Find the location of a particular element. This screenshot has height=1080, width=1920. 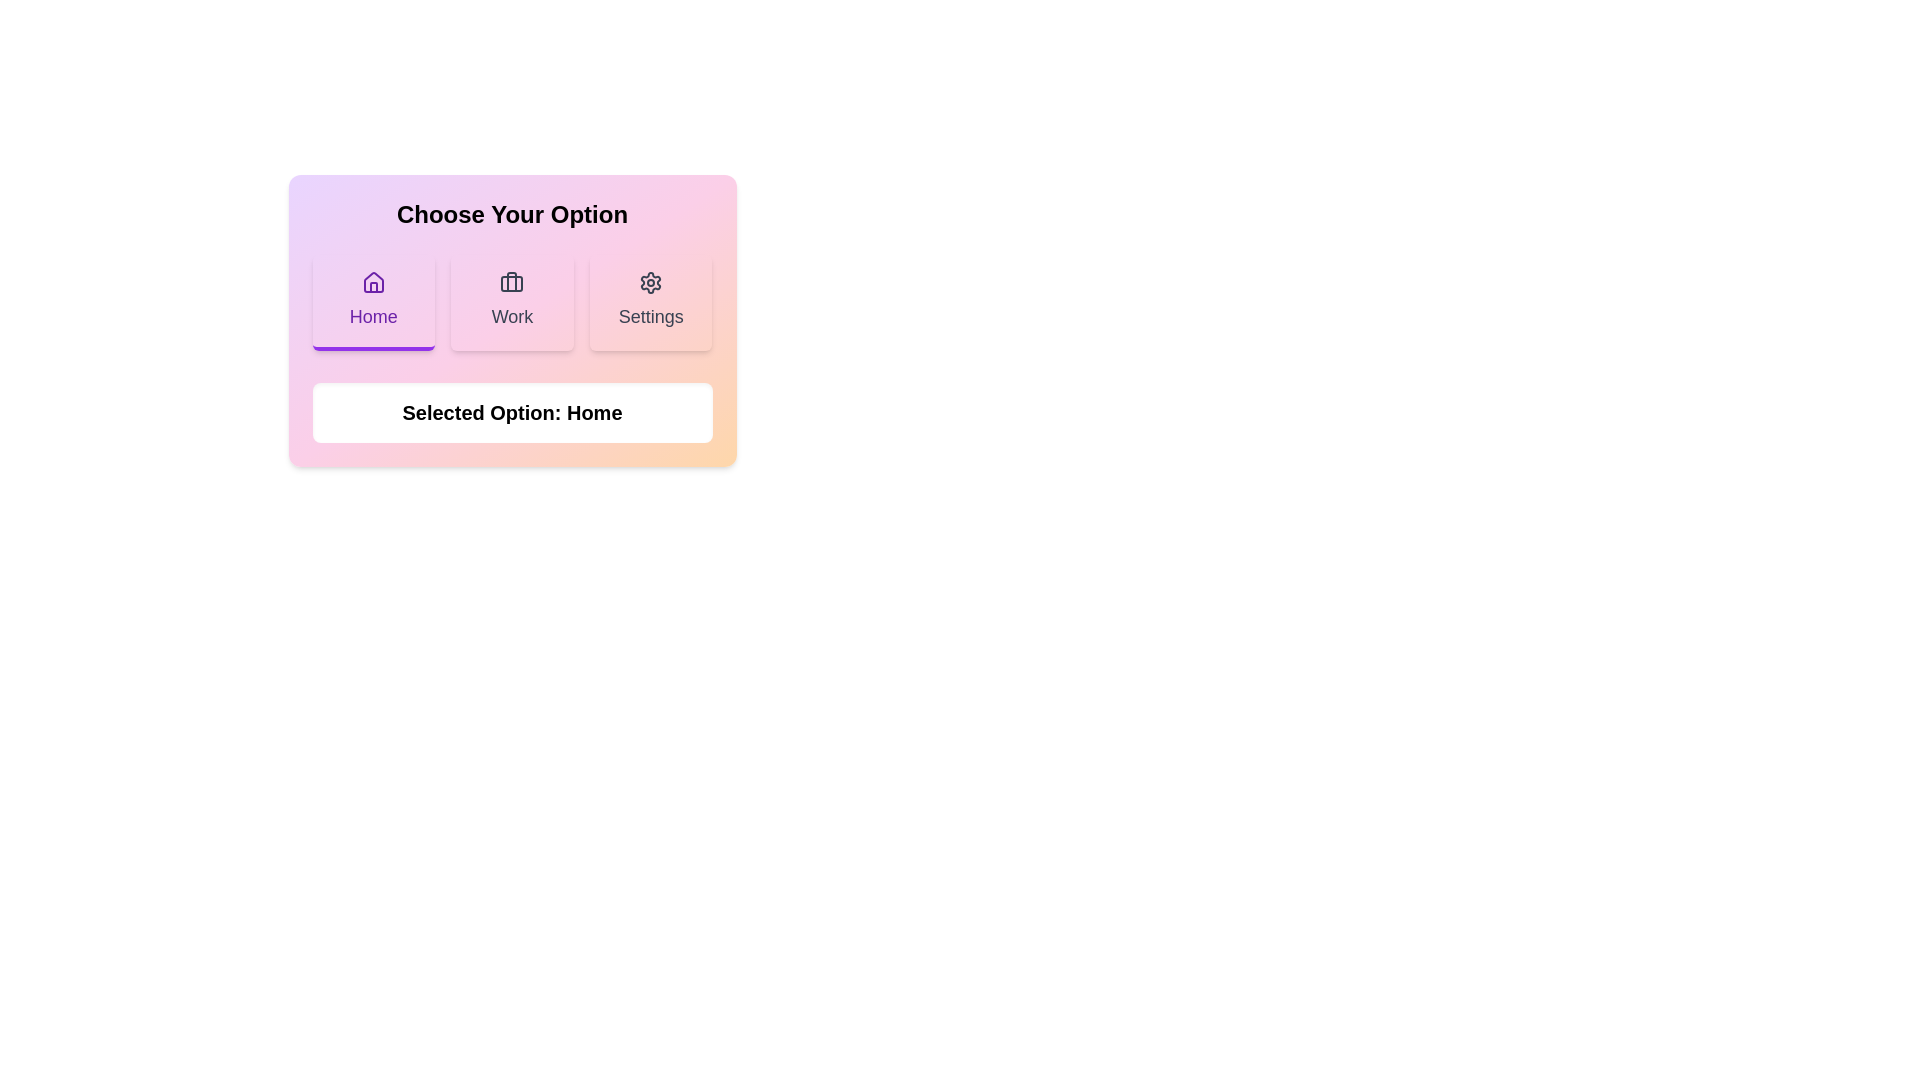

text label 'Settings' which is displayed in a bold typeface beneath a gear icon within the card layout of the settings option is located at coordinates (651, 315).